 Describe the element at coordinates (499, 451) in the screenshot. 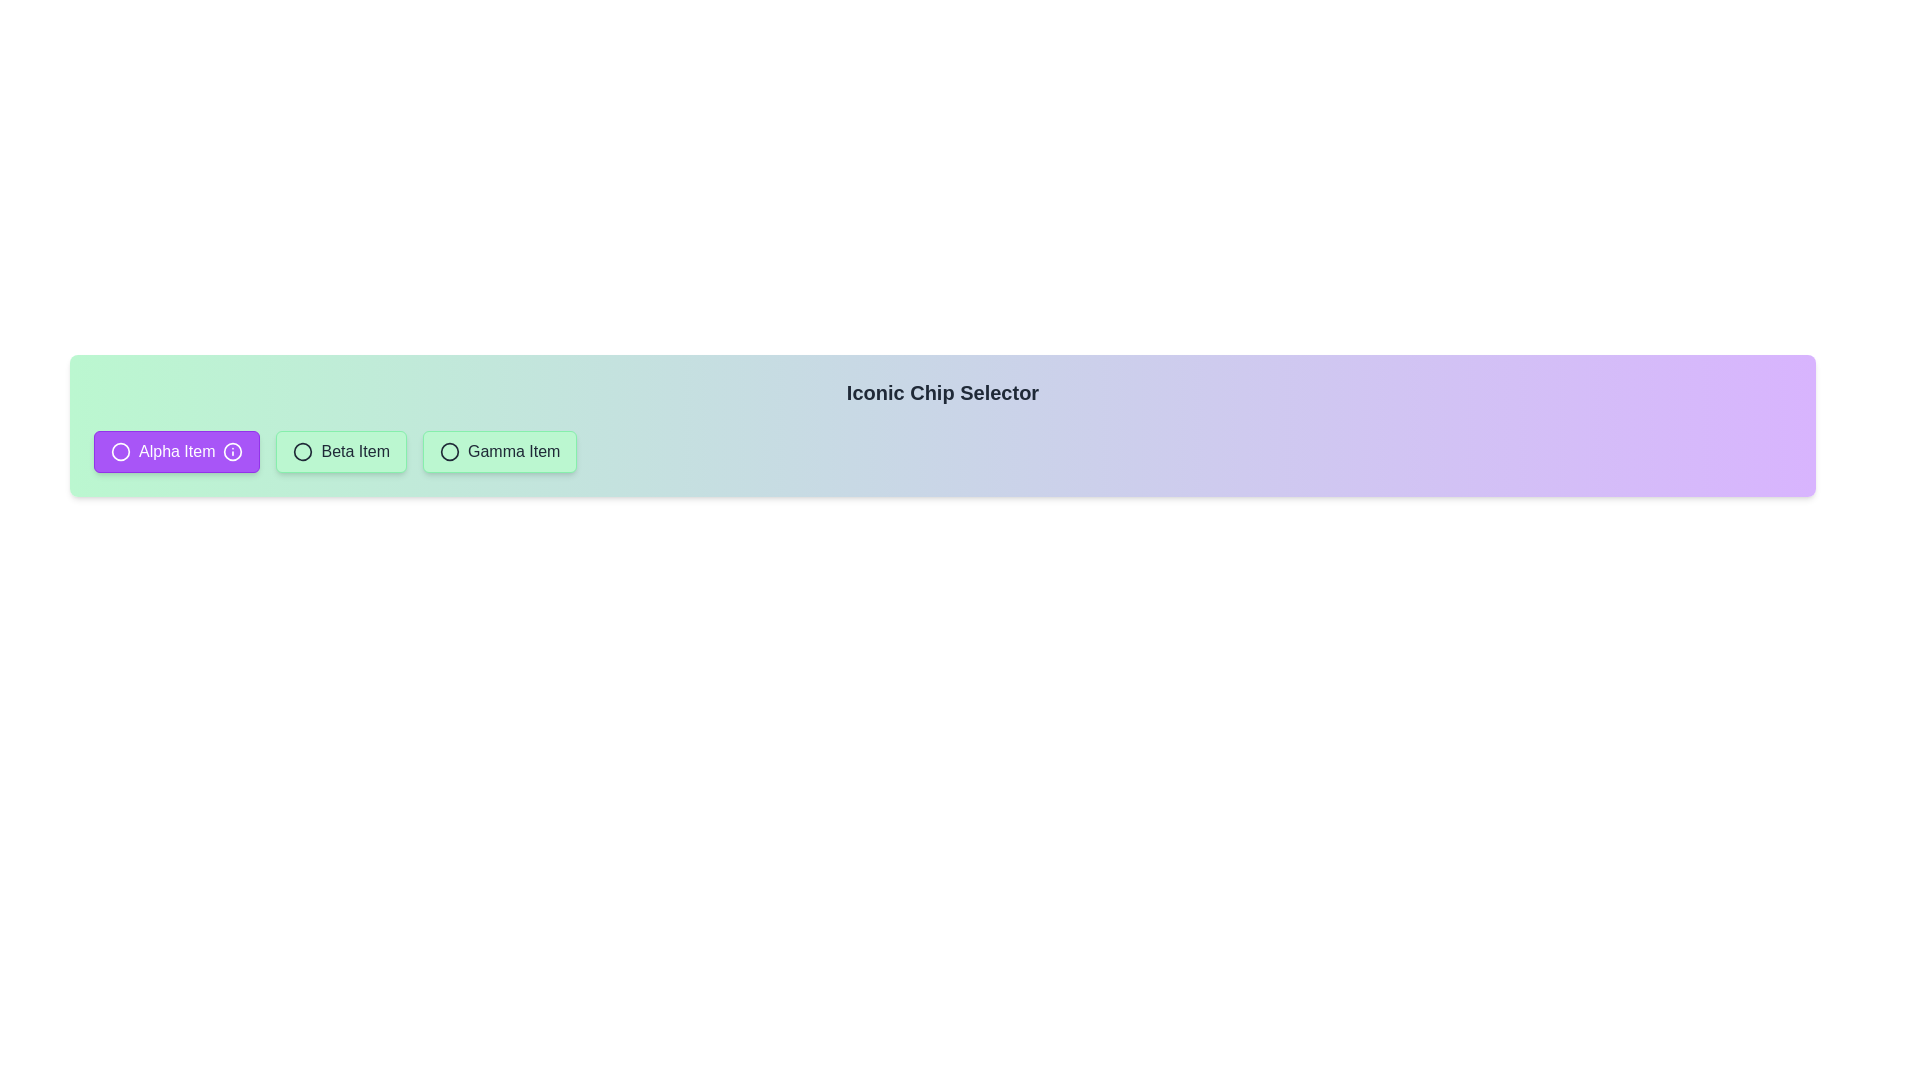

I see `the button labeled Gamma Item` at that location.